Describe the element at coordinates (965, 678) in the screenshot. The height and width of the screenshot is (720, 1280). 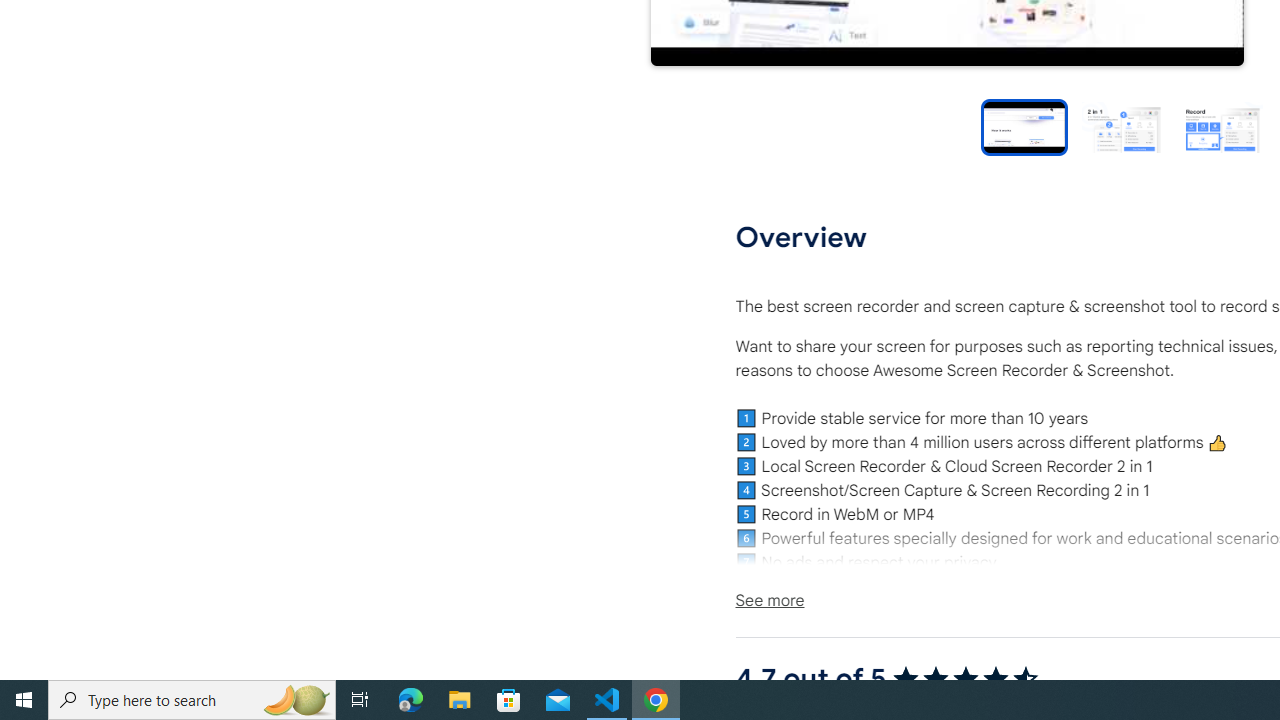
I see `'4.7 out of 5 stars'` at that location.